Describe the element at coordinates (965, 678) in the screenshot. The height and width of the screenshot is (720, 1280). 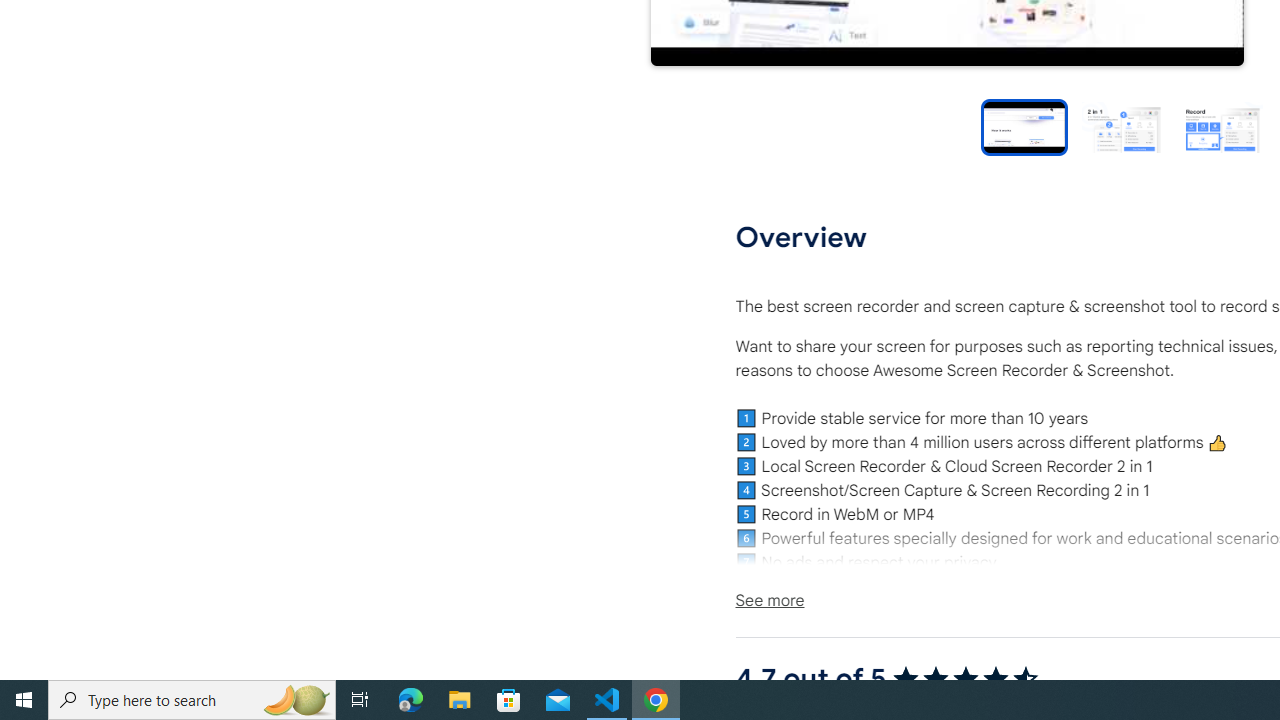
I see `'4.7 out of 5 stars'` at that location.